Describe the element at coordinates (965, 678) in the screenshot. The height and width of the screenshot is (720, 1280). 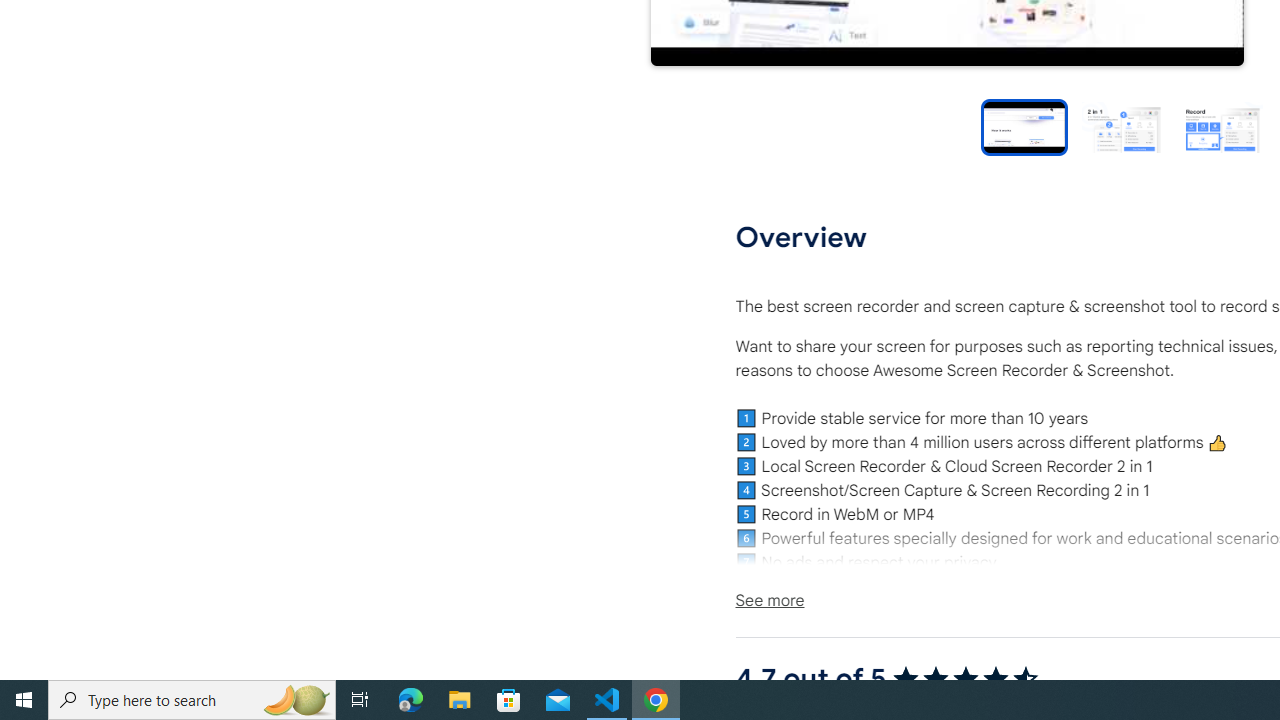
I see `'4.7 out of 5 stars'` at that location.